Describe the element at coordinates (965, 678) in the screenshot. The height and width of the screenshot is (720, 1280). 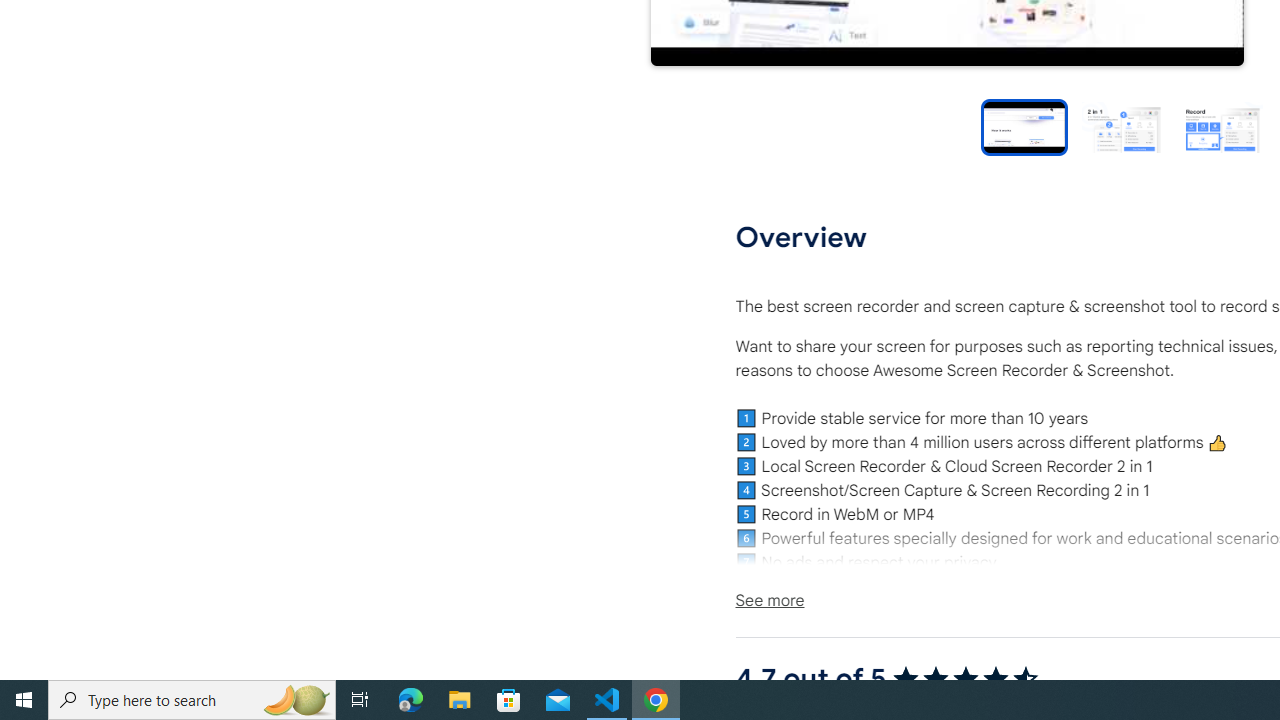
I see `'4.7 out of 5 stars'` at that location.